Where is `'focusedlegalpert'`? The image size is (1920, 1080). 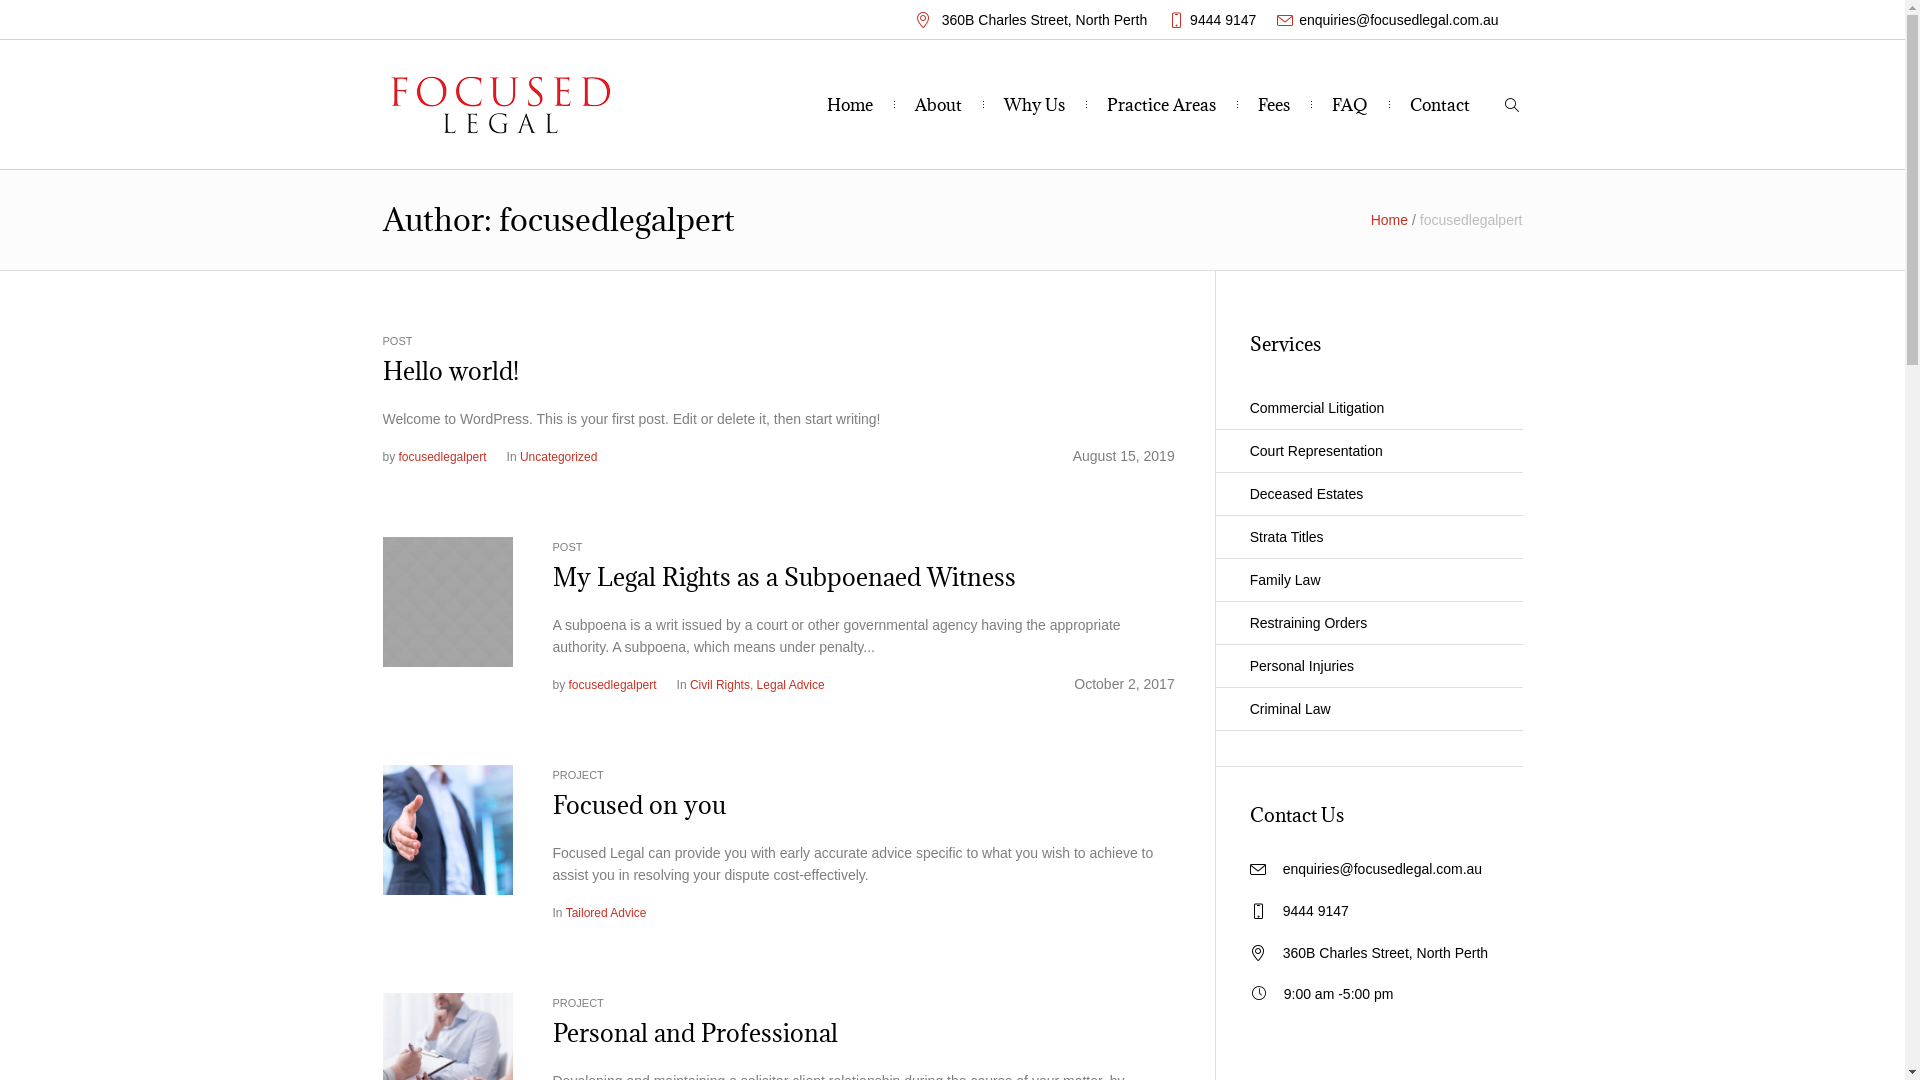
'focusedlegalpert' is located at coordinates (612, 684).